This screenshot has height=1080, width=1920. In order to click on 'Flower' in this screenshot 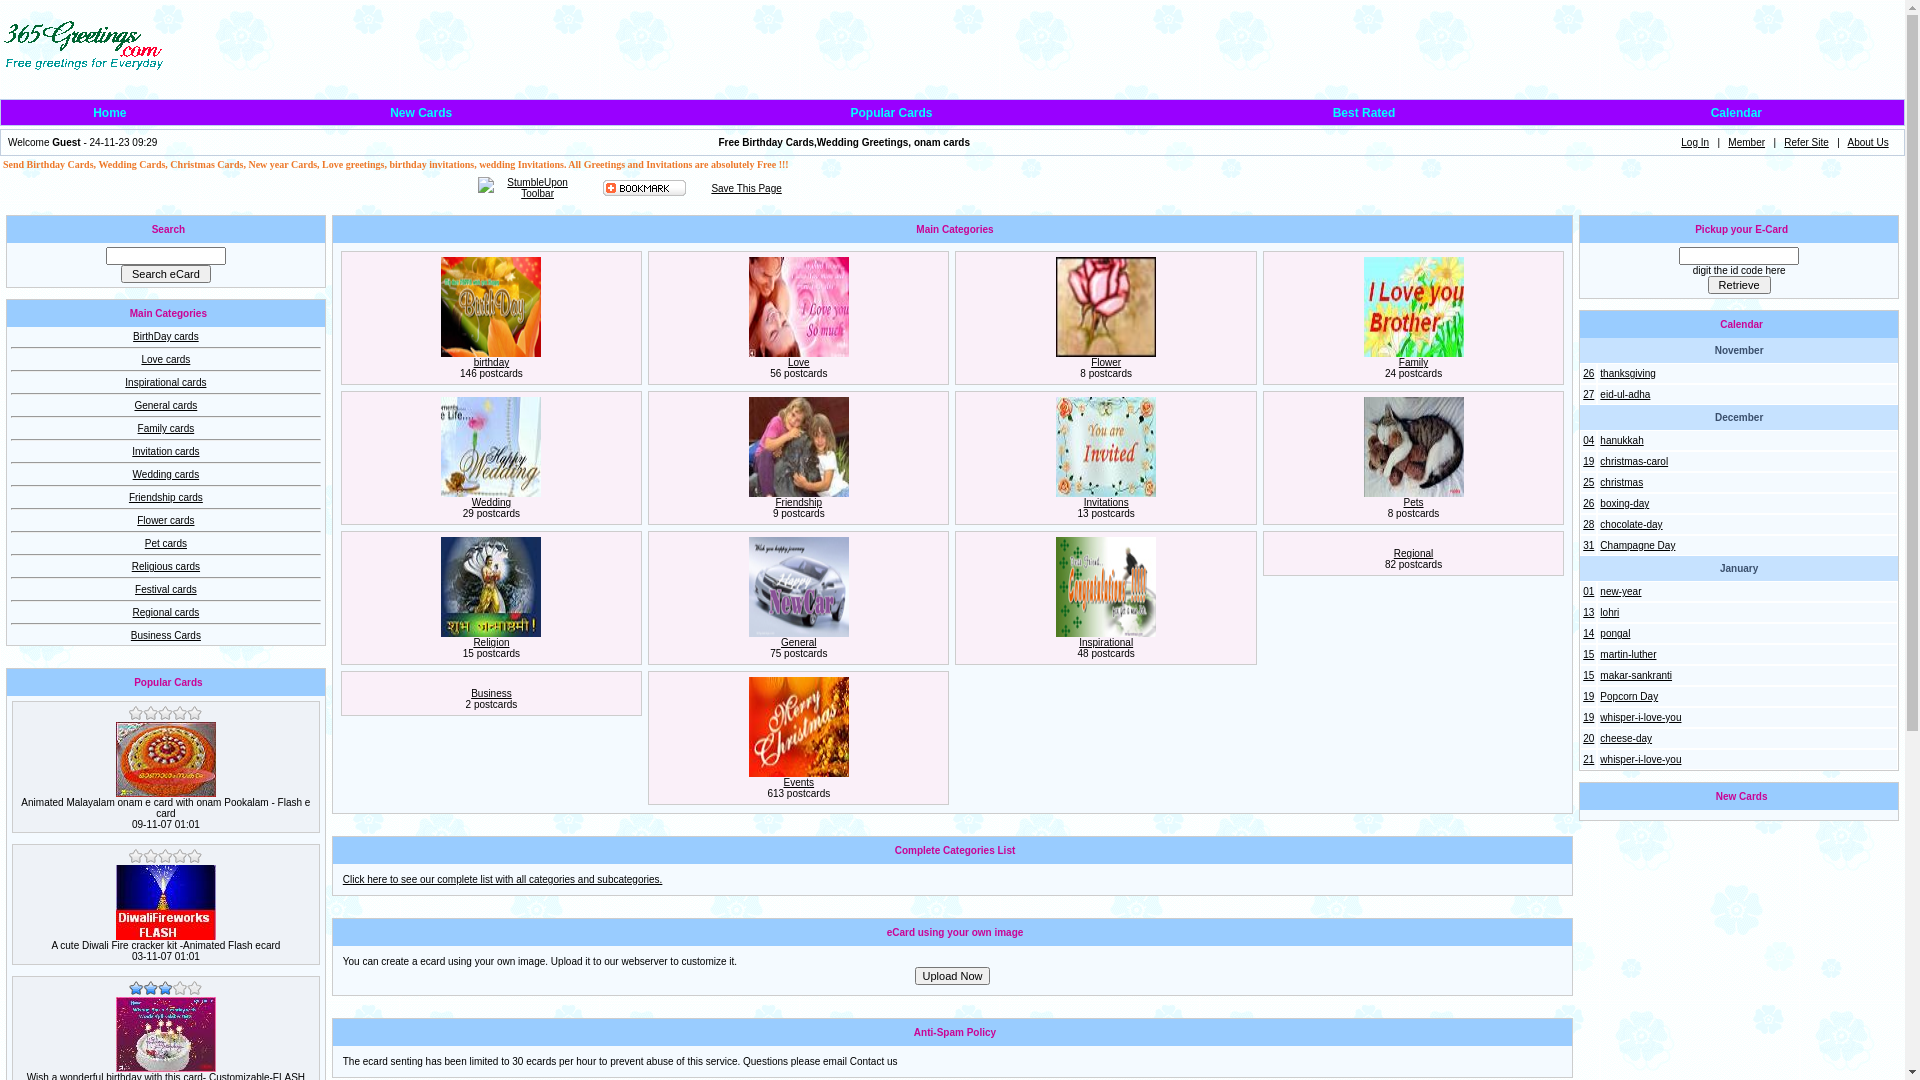, I will do `click(1089, 362)`.